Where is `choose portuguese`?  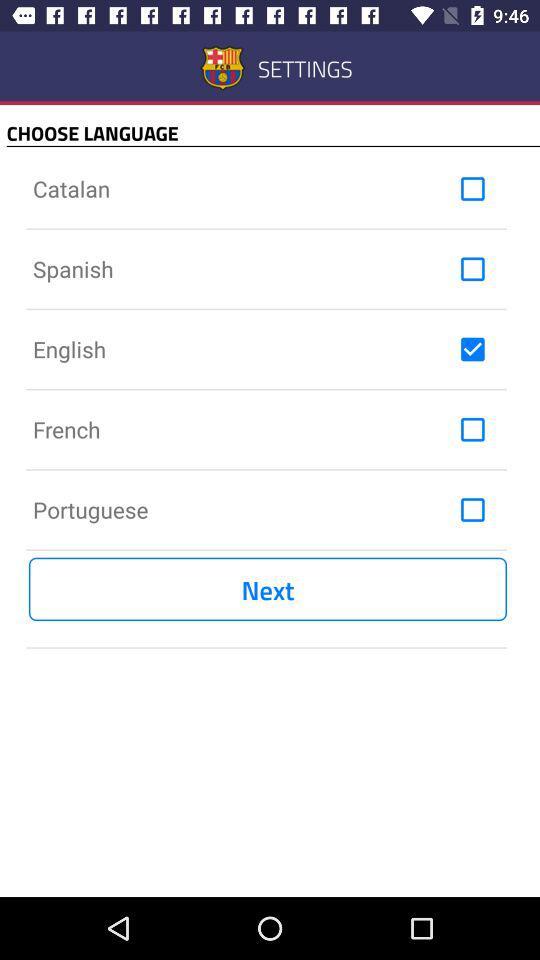 choose portuguese is located at coordinates (472, 508).